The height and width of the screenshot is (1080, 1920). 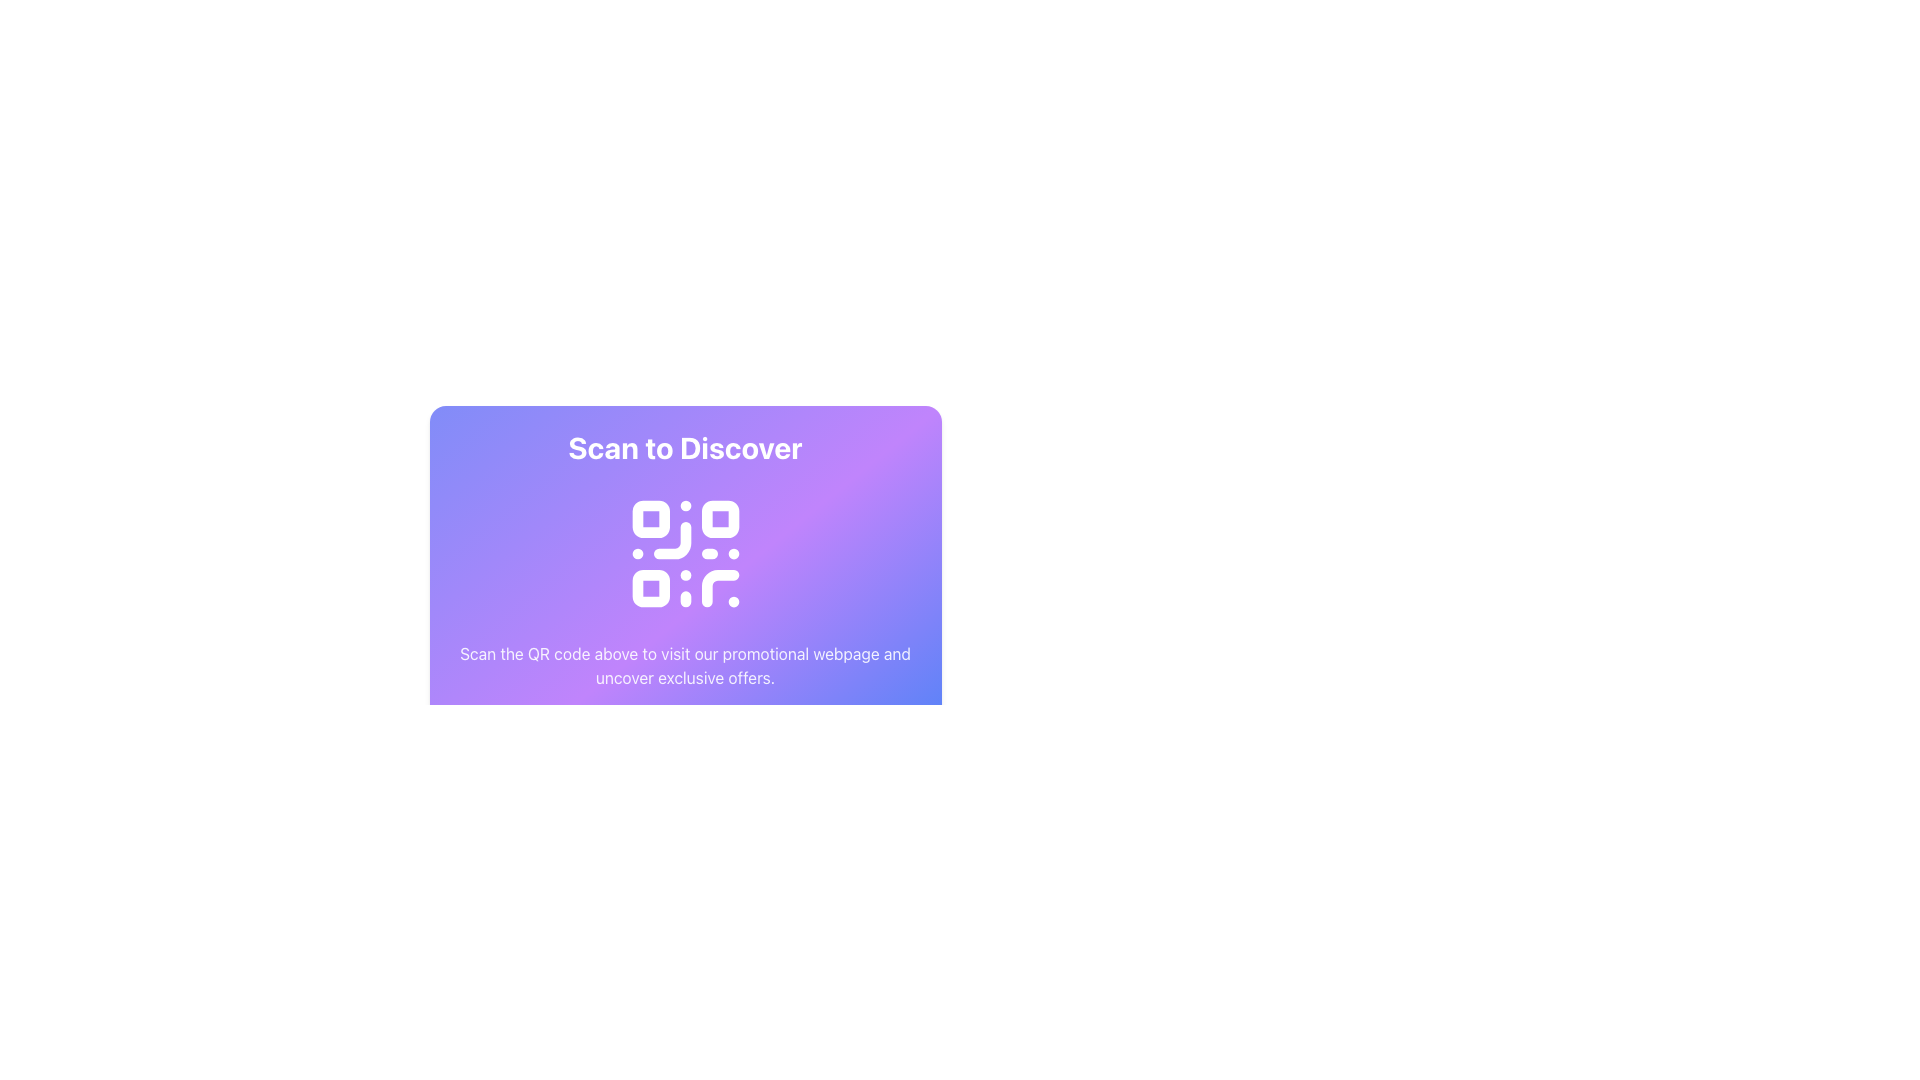 What do you see at coordinates (685, 559) in the screenshot?
I see `the informational section containing the heading 'Scan to Discover' and the QR code for interactions` at bounding box center [685, 559].